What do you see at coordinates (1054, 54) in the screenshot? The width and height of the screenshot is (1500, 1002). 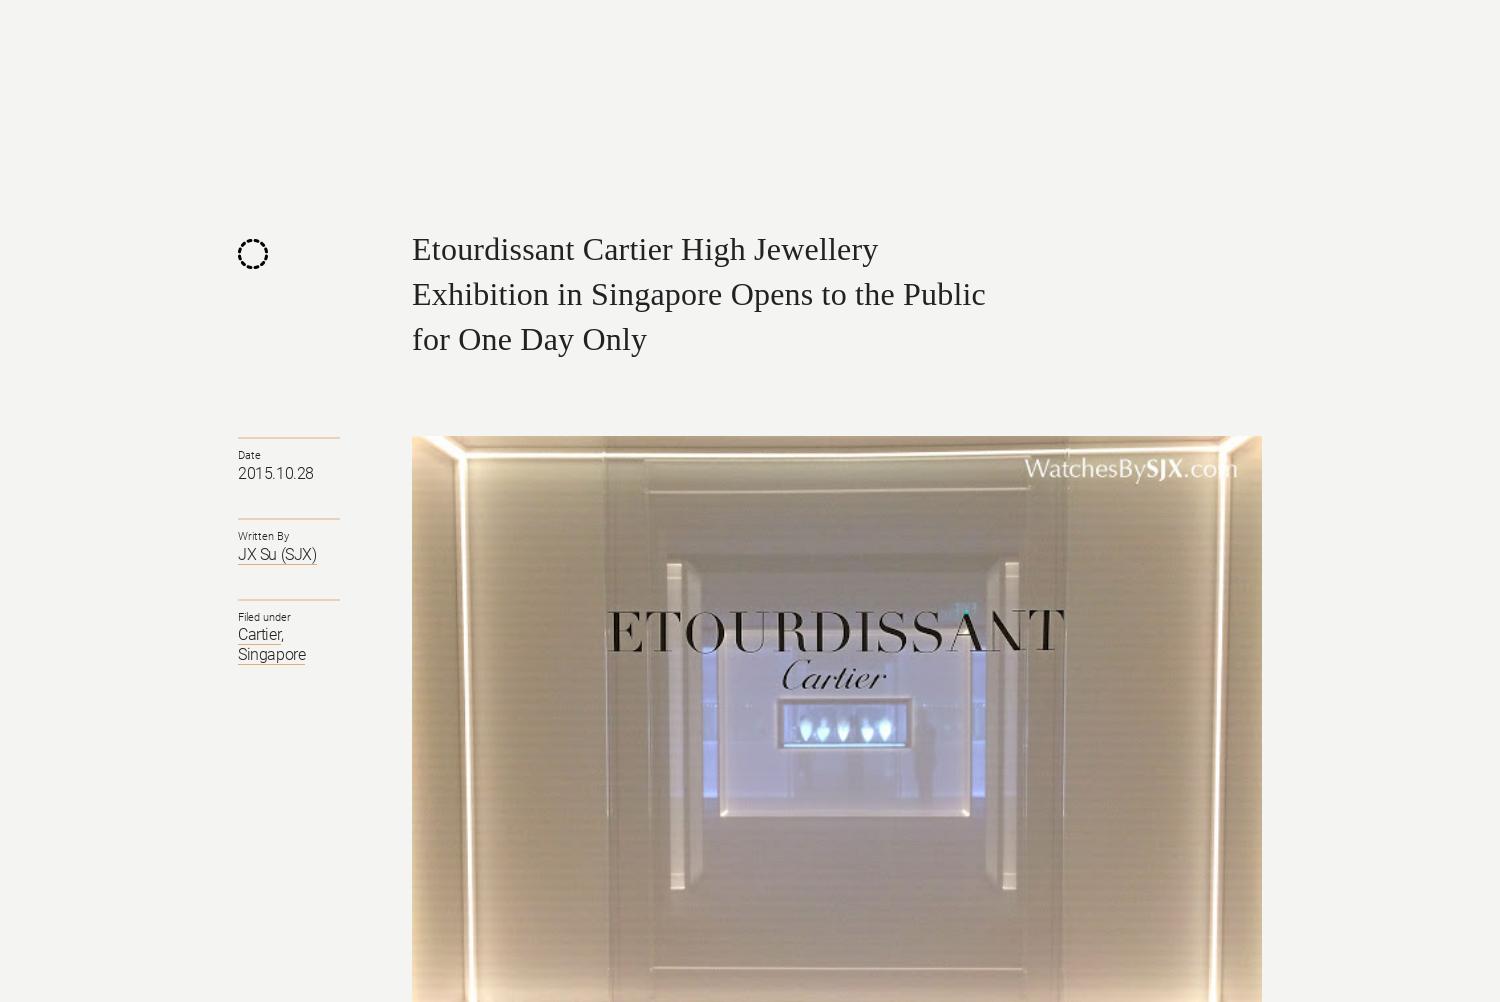 I see `'About'` at bounding box center [1054, 54].